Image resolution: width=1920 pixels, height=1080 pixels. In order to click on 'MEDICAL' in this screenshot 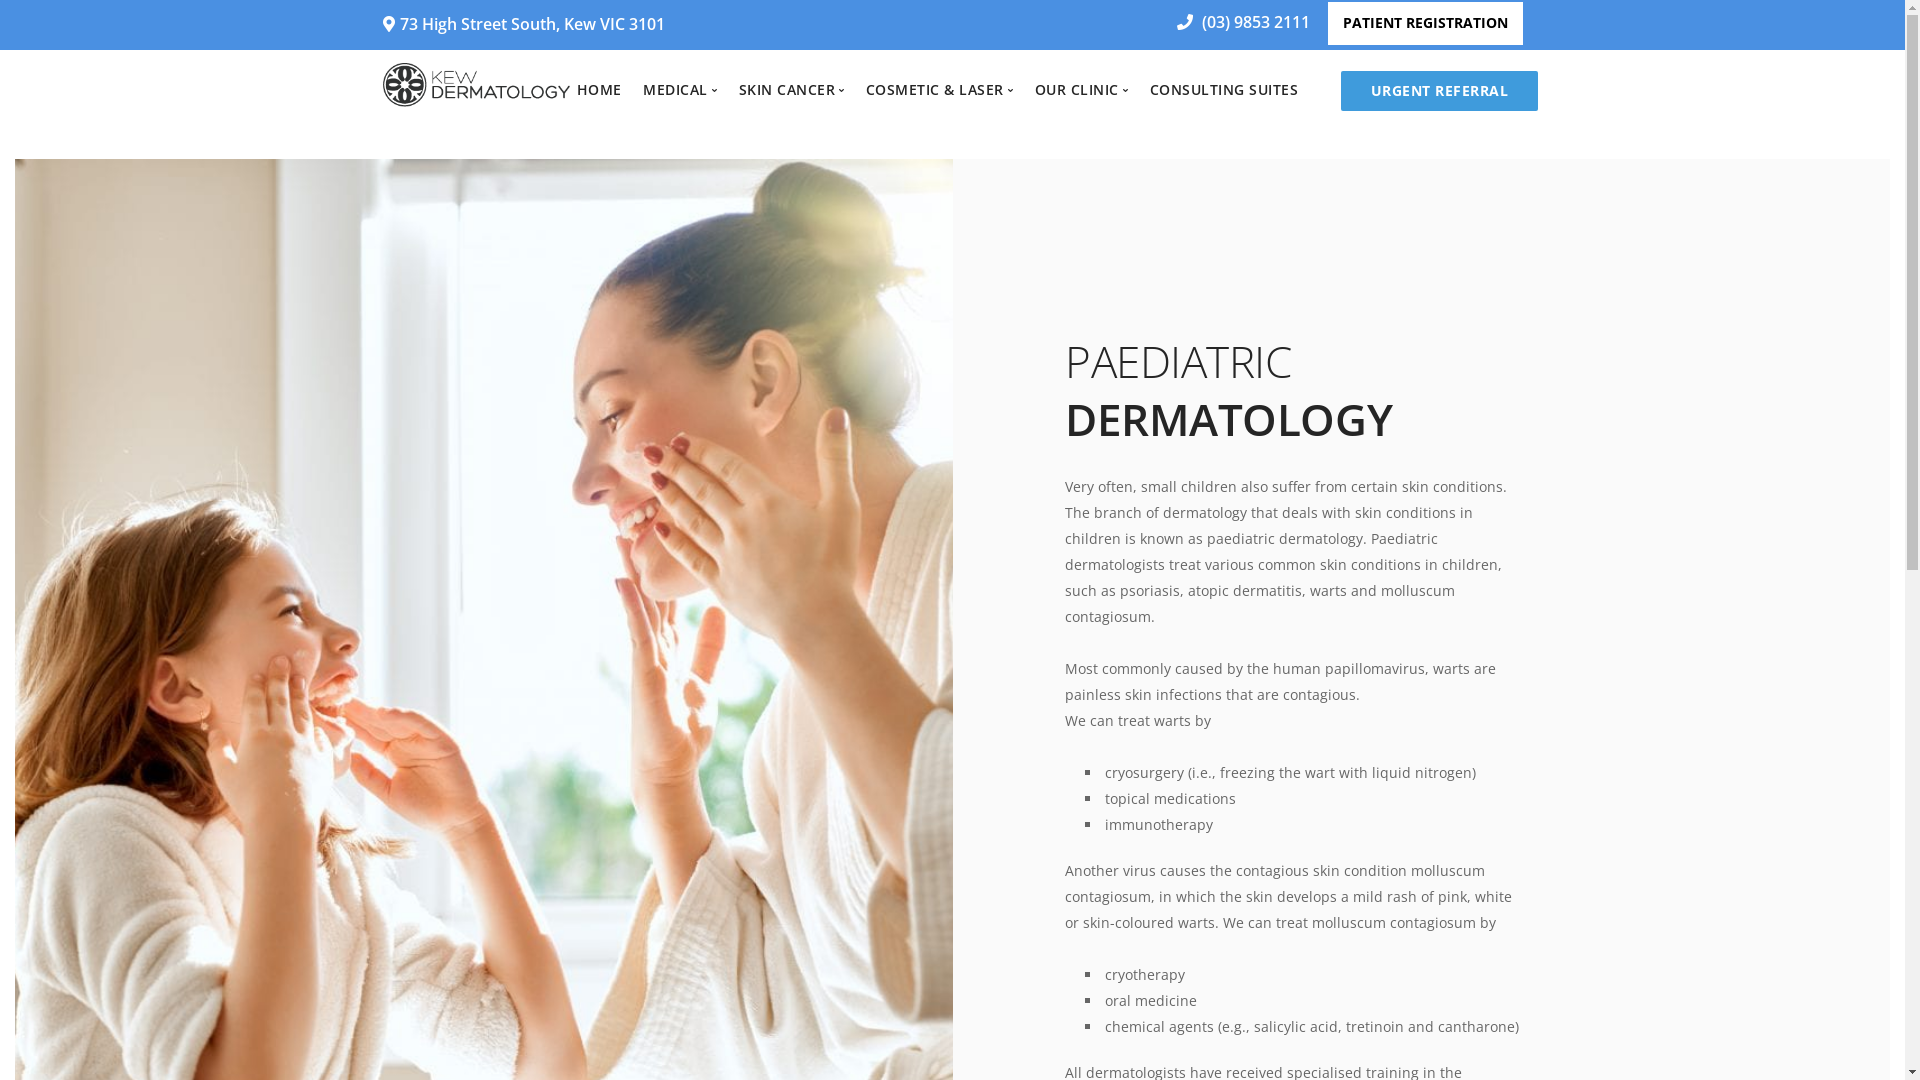, I will do `click(680, 88)`.